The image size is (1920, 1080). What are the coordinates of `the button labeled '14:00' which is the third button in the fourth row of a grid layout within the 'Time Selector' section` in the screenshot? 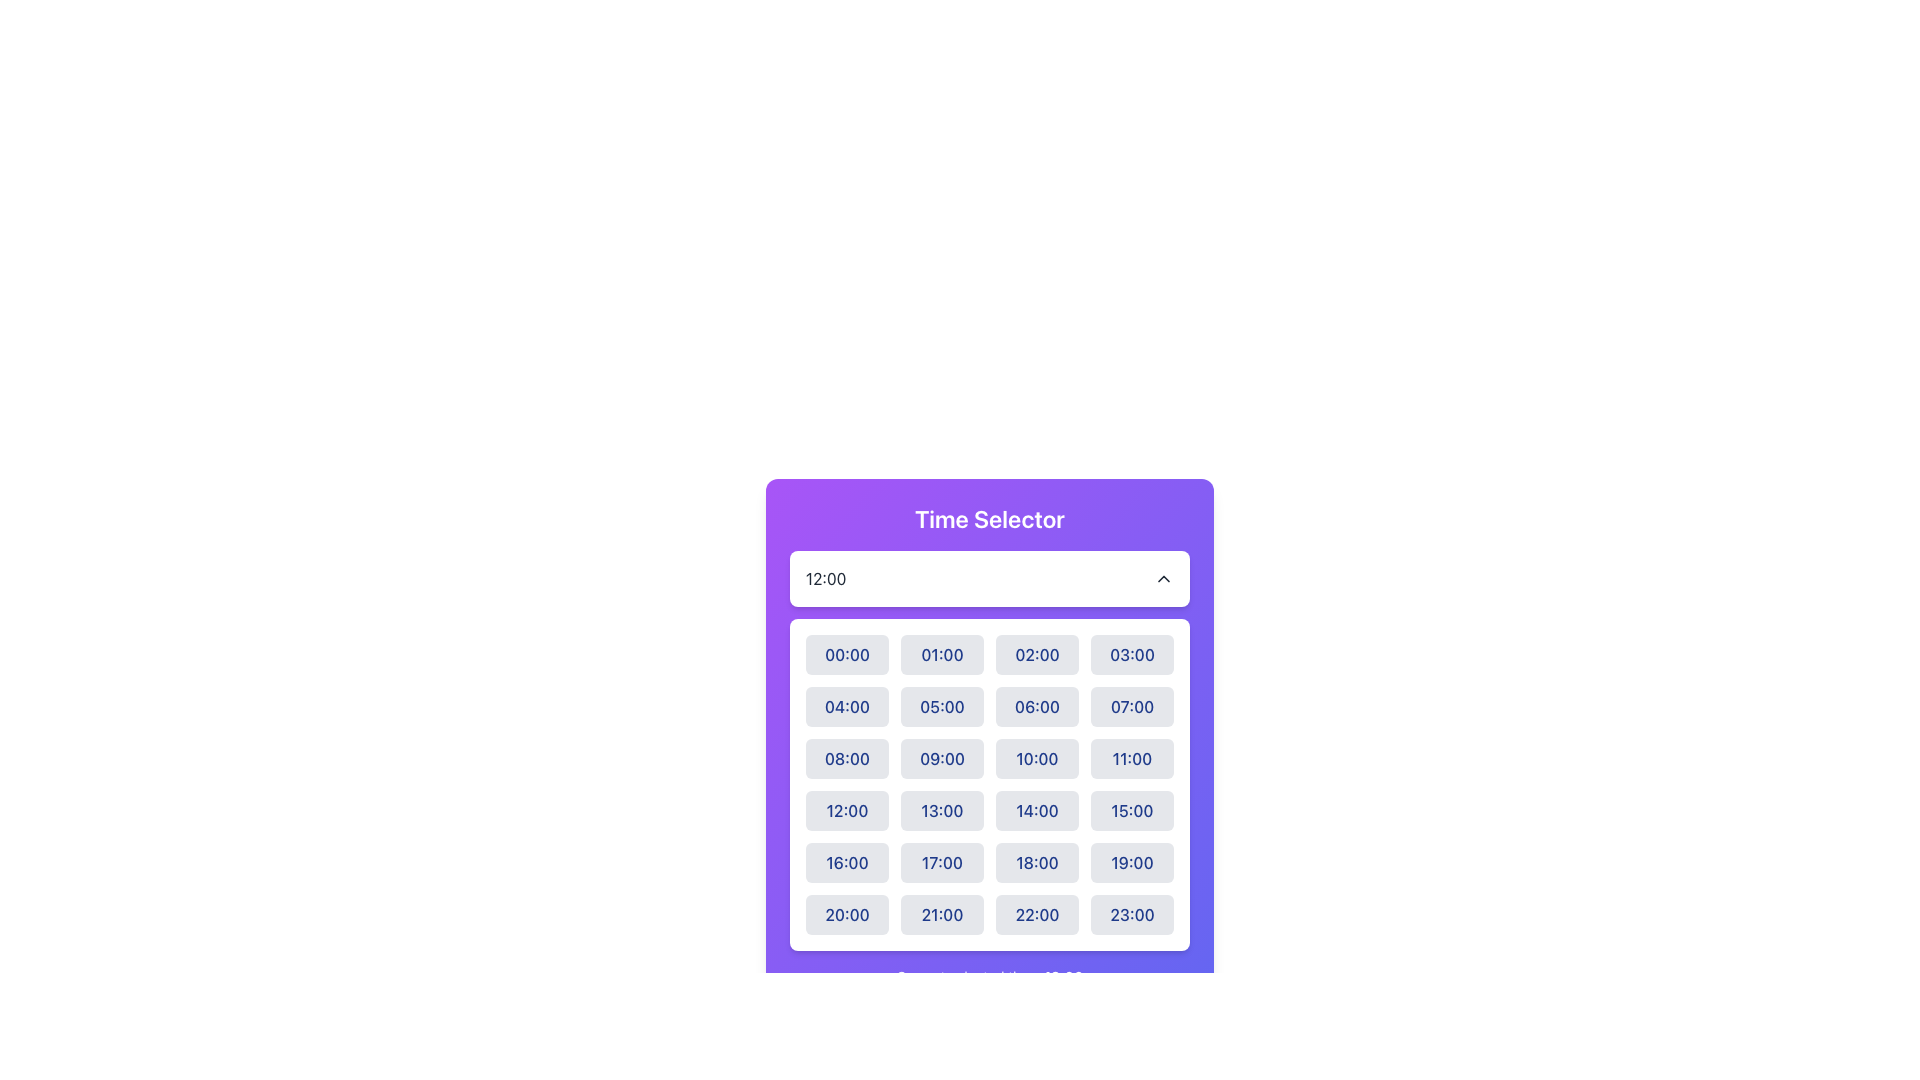 It's located at (1037, 810).